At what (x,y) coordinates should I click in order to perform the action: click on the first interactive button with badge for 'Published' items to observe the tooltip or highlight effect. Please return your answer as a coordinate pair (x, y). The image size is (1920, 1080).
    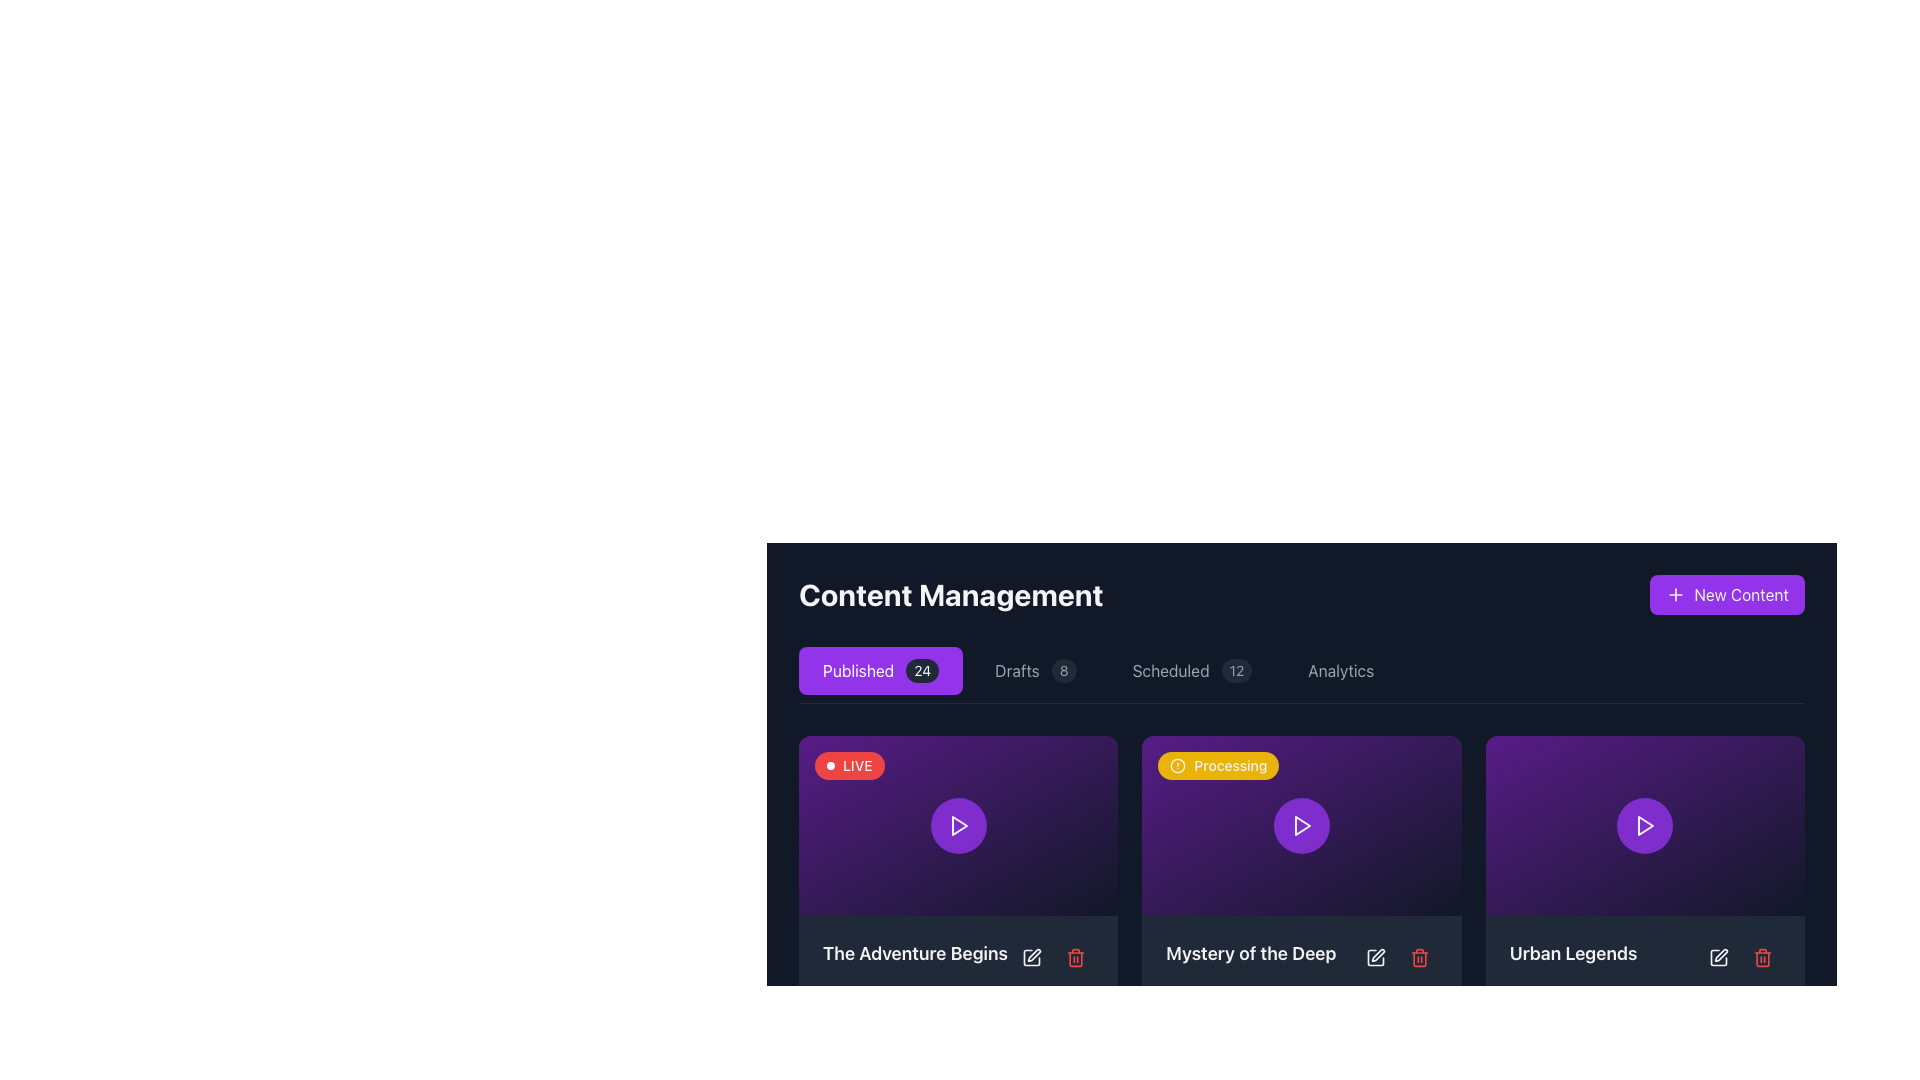
    Looking at the image, I should click on (880, 671).